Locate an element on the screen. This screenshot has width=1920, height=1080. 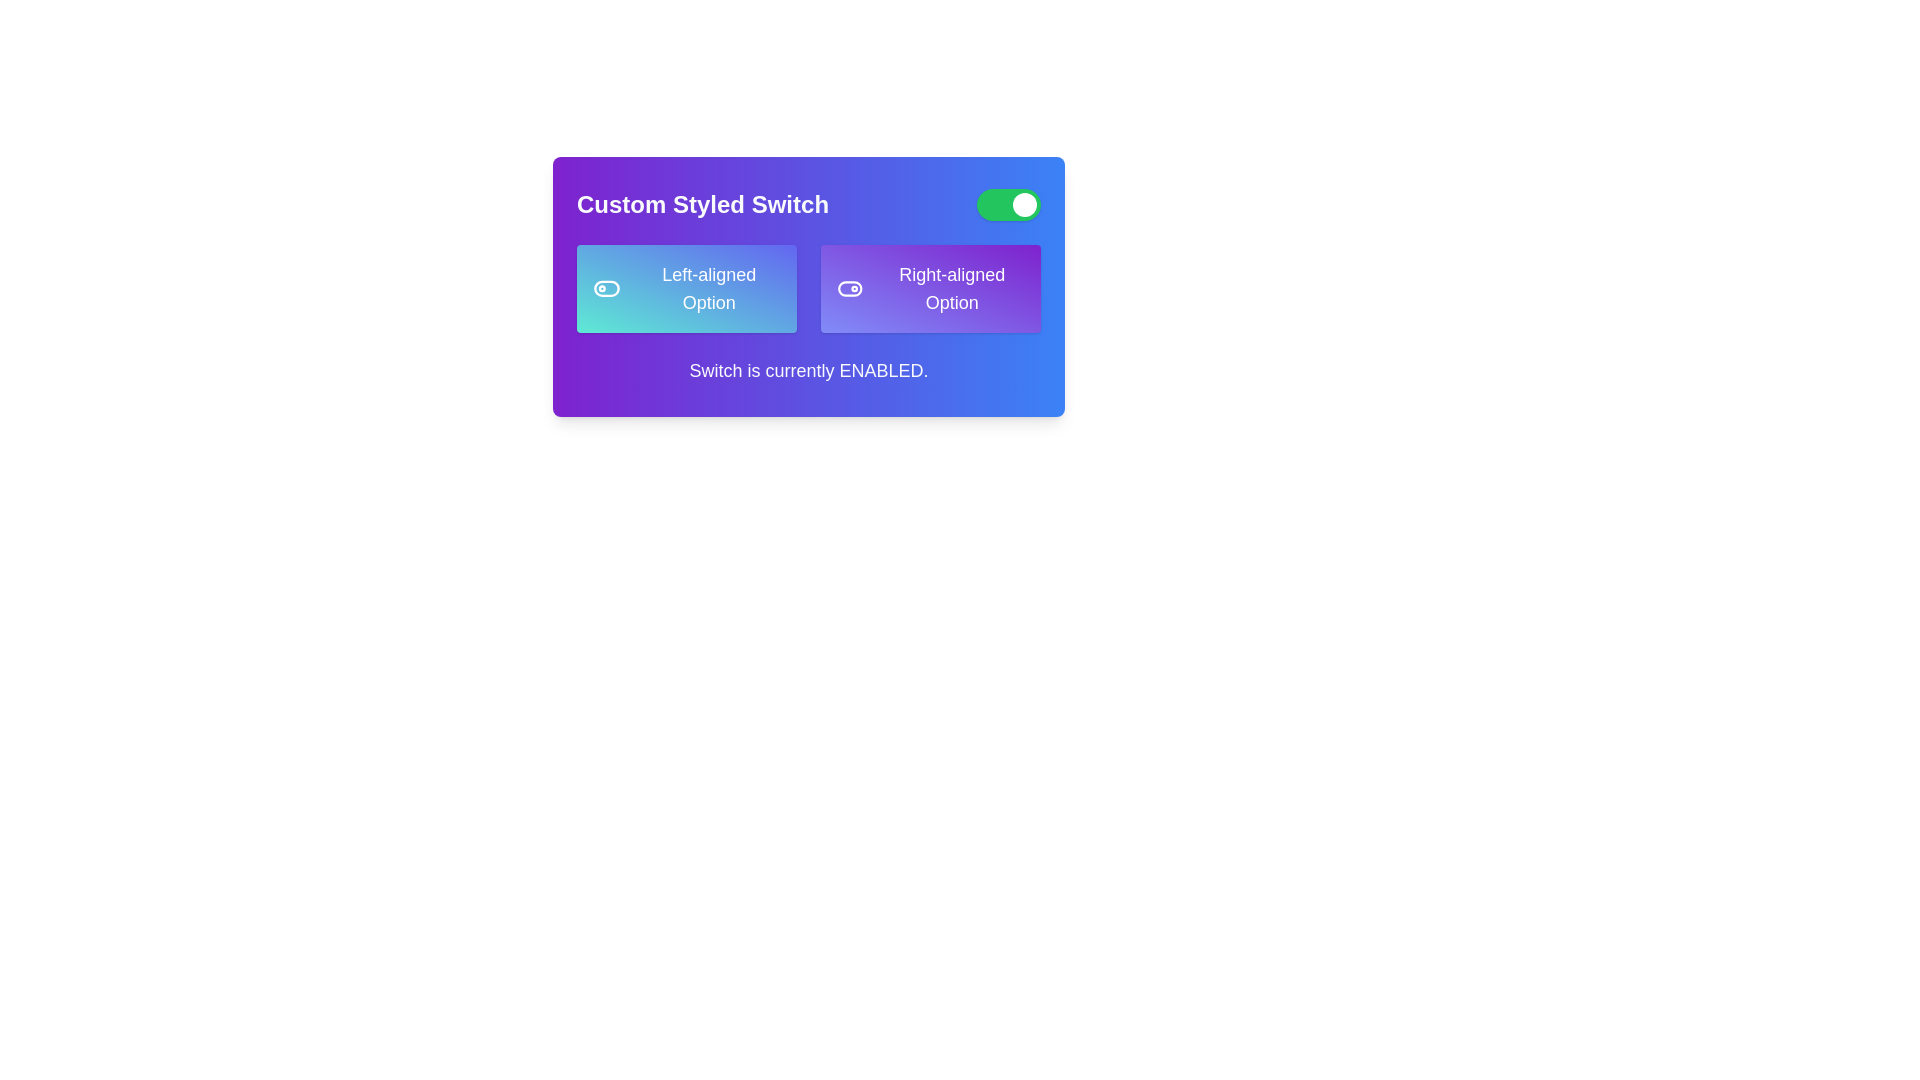
the toggle switch located to the right of the text 'Custom Styled Switch' to change its state from ON to OFF is located at coordinates (1008, 204).